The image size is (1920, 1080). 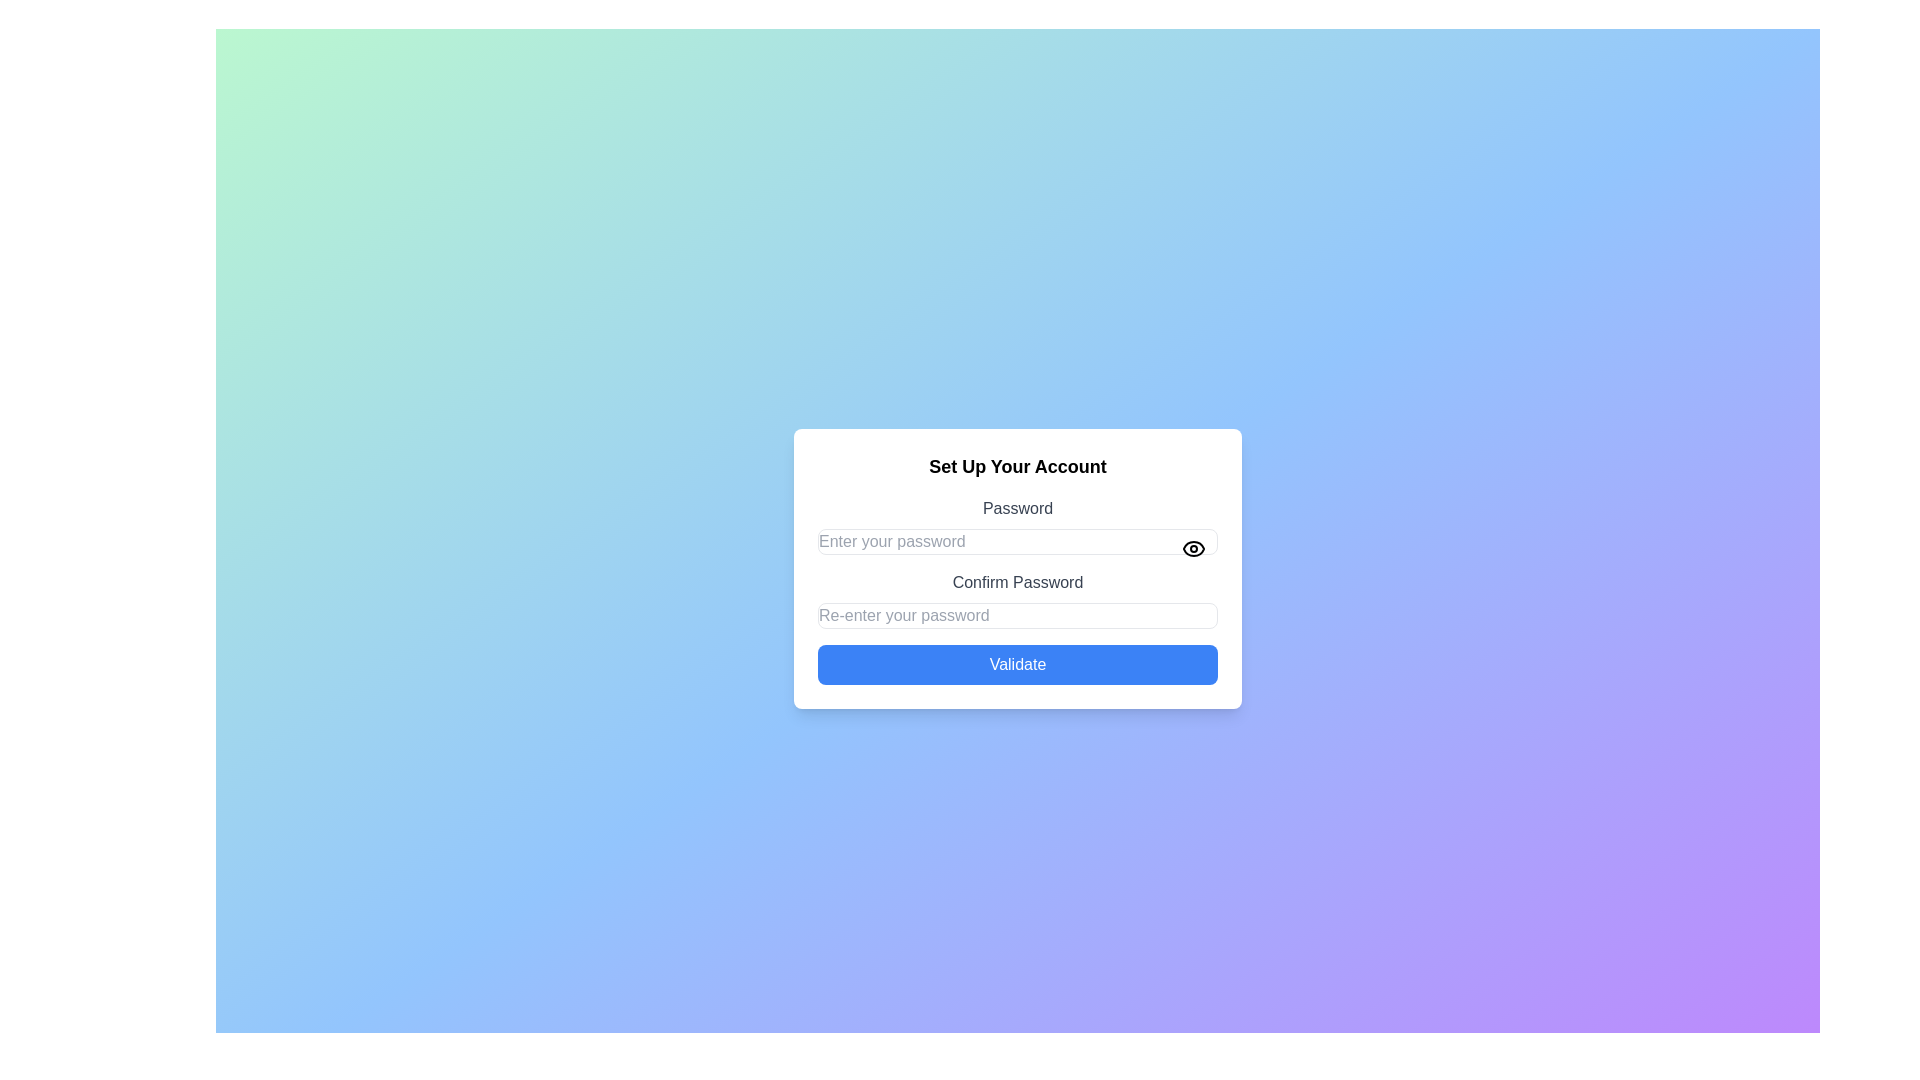 I want to click on the eye-shaped icon located adjacent to the password input field to potentially display a tooltip, so click(x=1194, y=548).